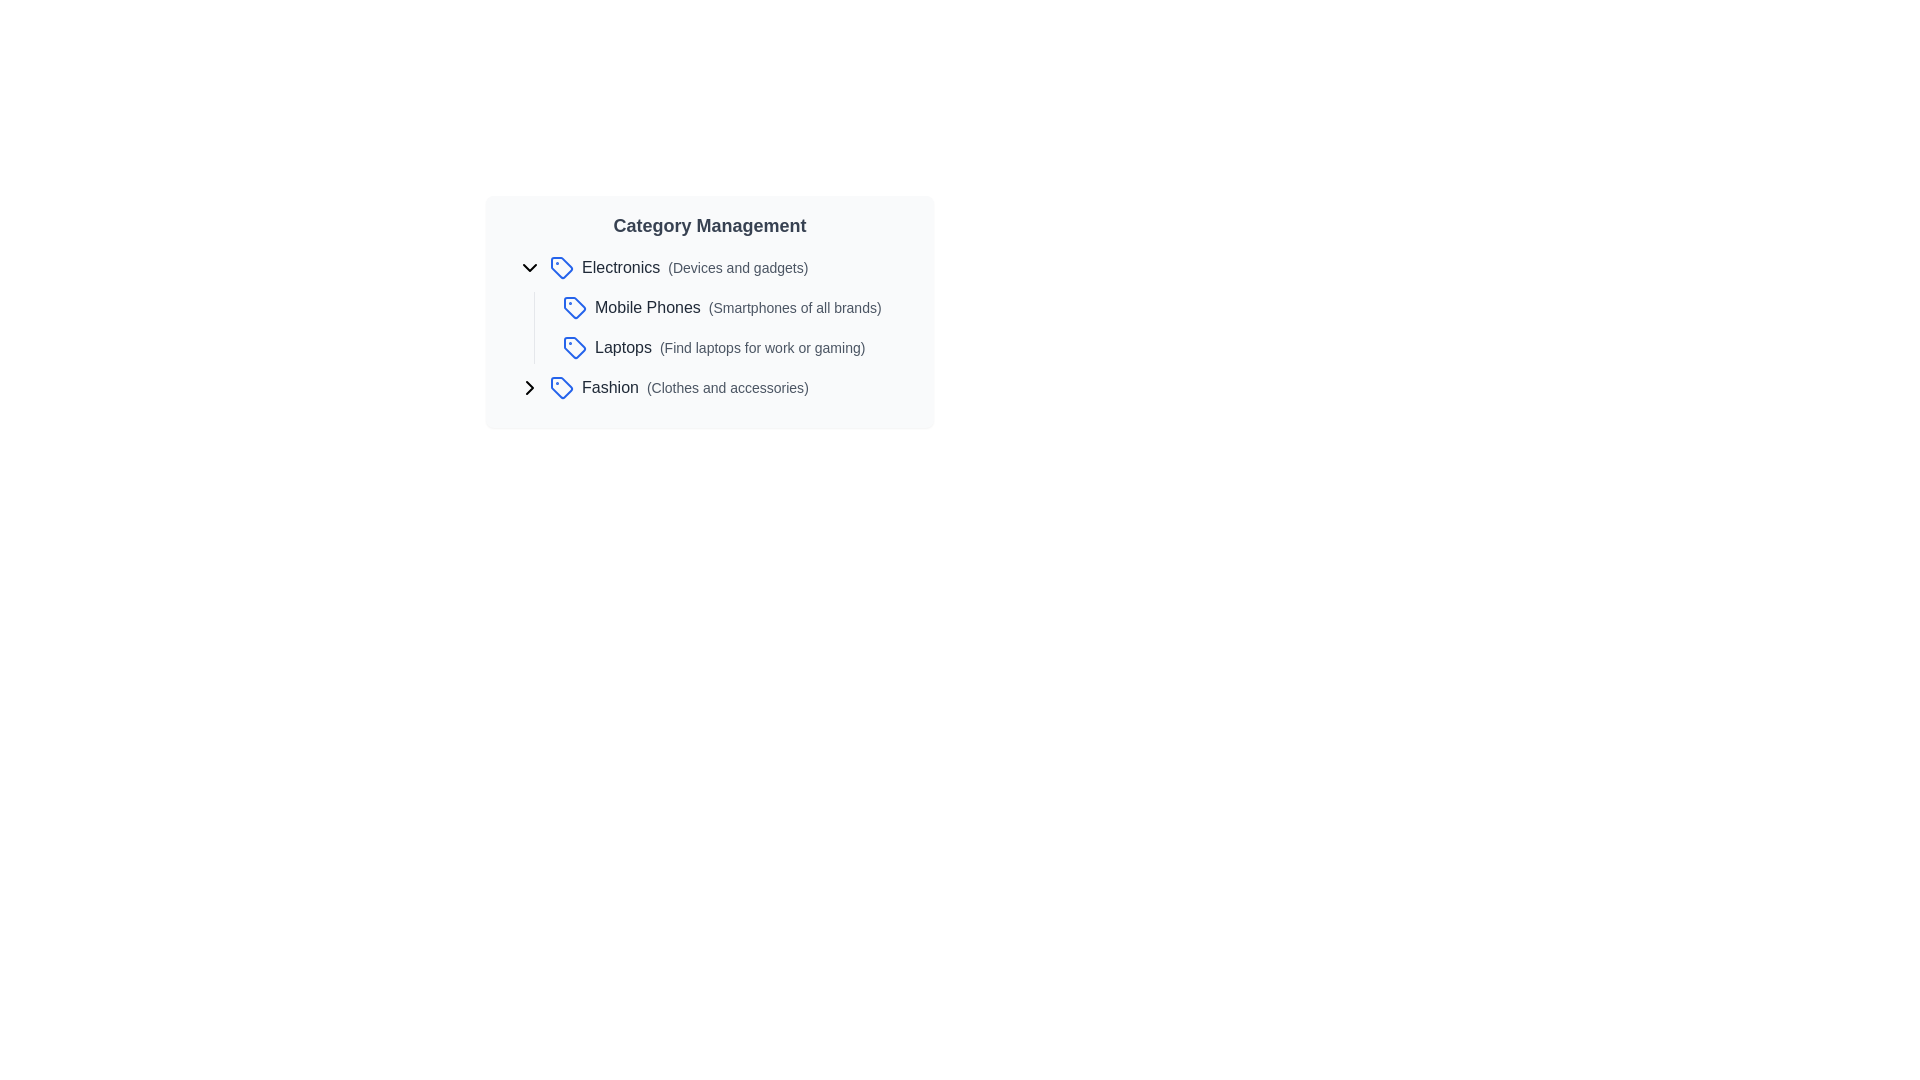 The height and width of the screenshot is (1080, 1920). What do you see at coordinates (560, 388) in the screenshot?
I see `the 'Fashion' category icon, which serves as a visual indicator for the fashion category in the hierarchical list` at bounding box center [560, 388].